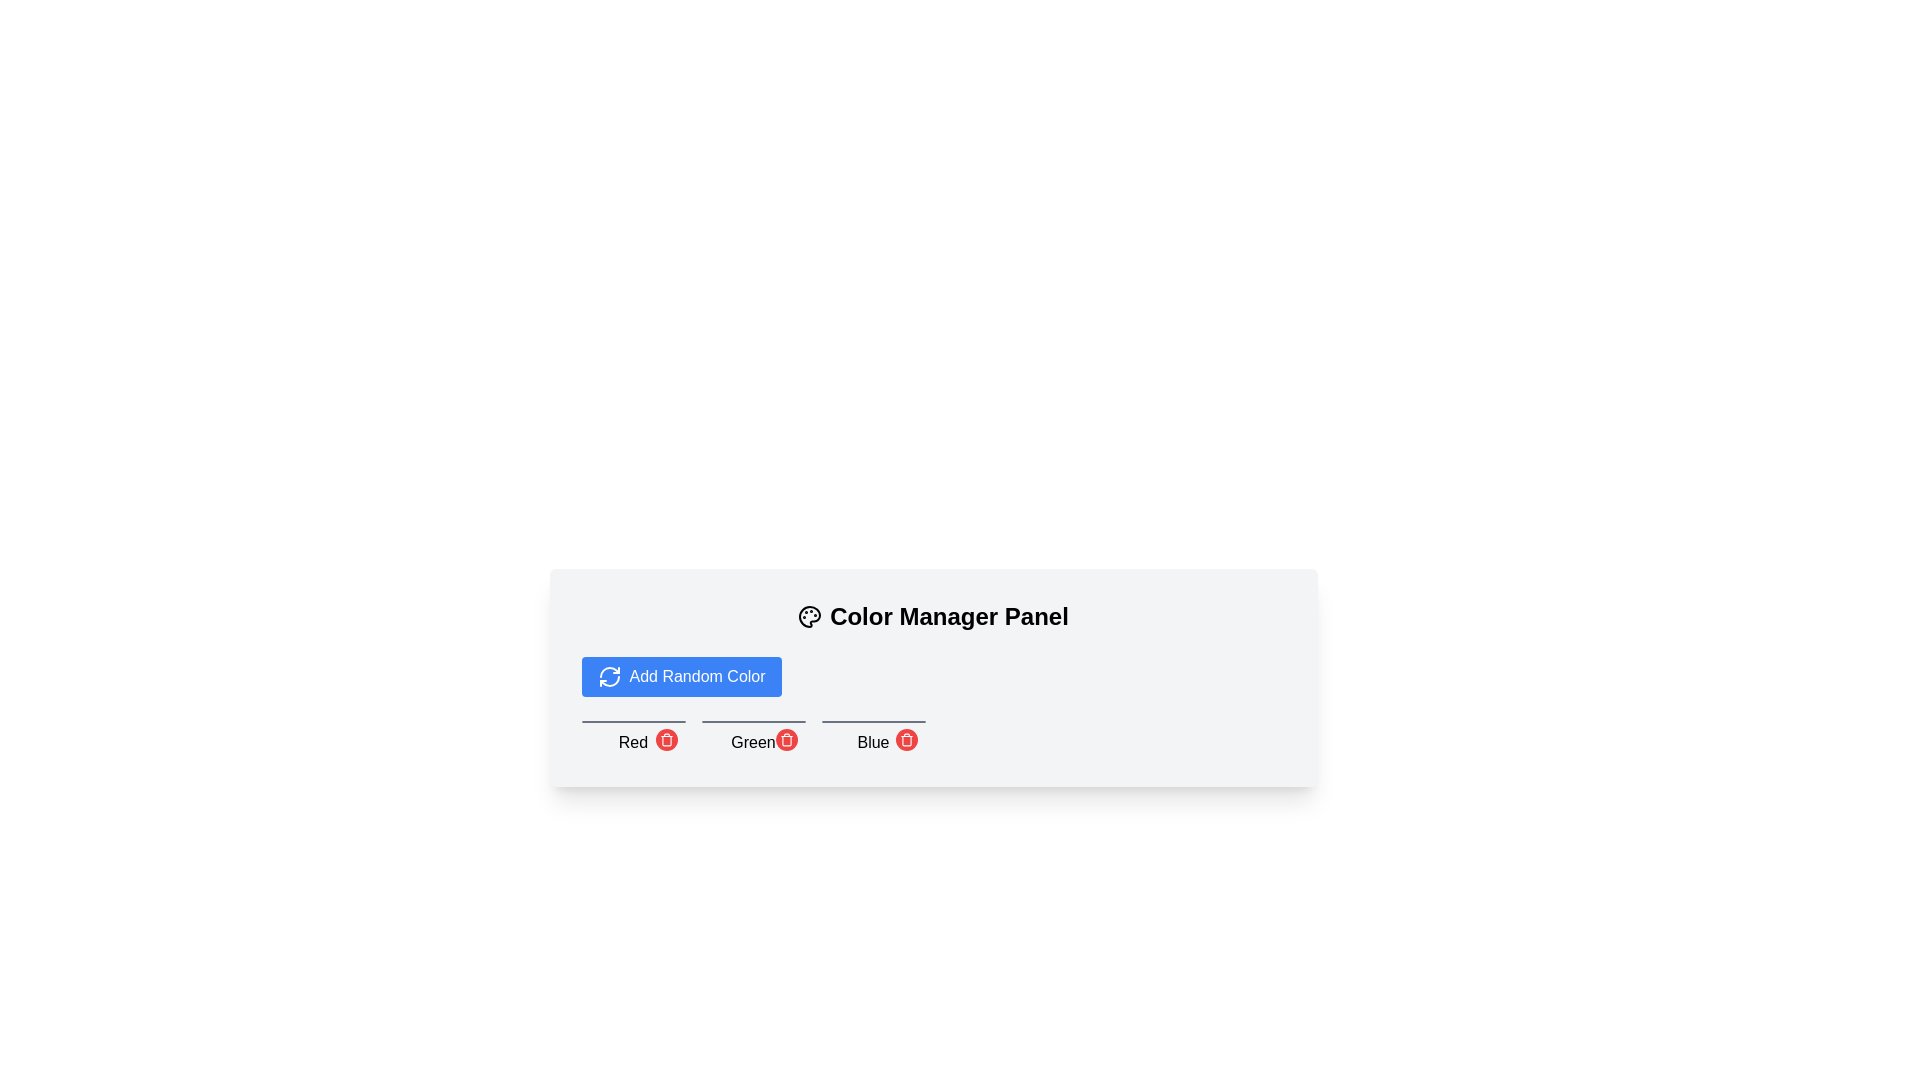 The image size is (1920, 1080). What do you see at coordinates (632, 743) in the screenshot?
I see `the text label displaying the word 'Red', which is centered within a small rectangular area and positioned to the left of the 'Green' label` at bounding box center [632, 743].